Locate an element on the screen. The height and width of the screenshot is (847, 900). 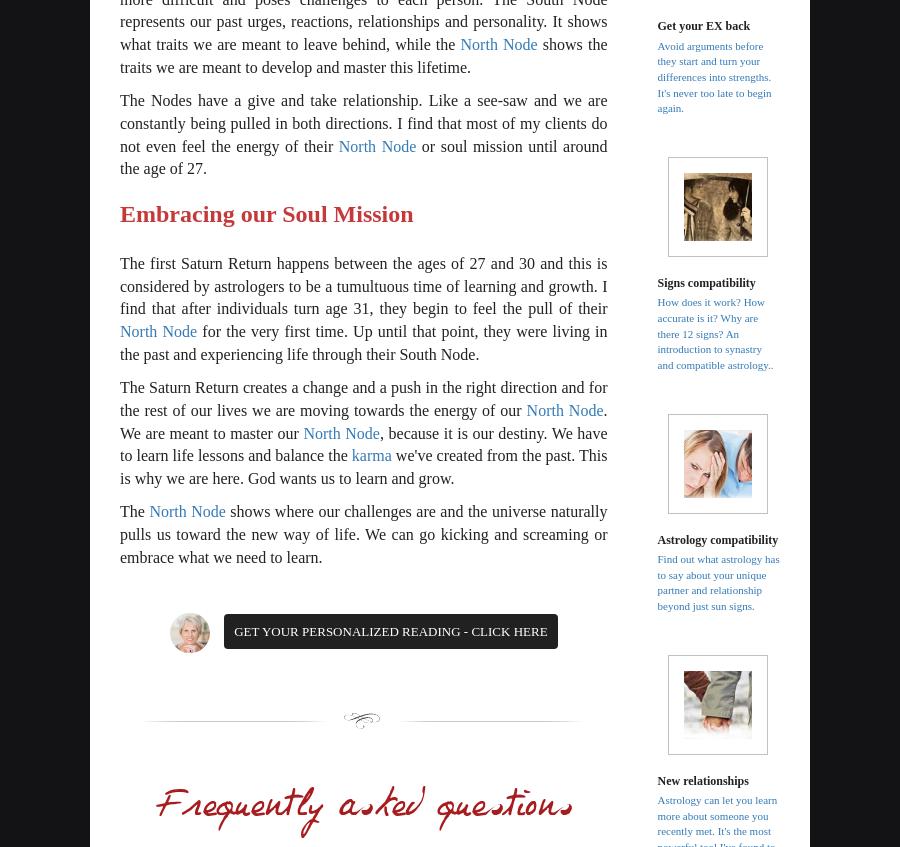
'The first Saturn Return happens between the ages of 27 and 30 and this is considered by astrologers to be a tumultuous time of learning and growth. I find that after individuals turn age 31, they begin to feel the pull of their' is located at coordinates (363, 284).